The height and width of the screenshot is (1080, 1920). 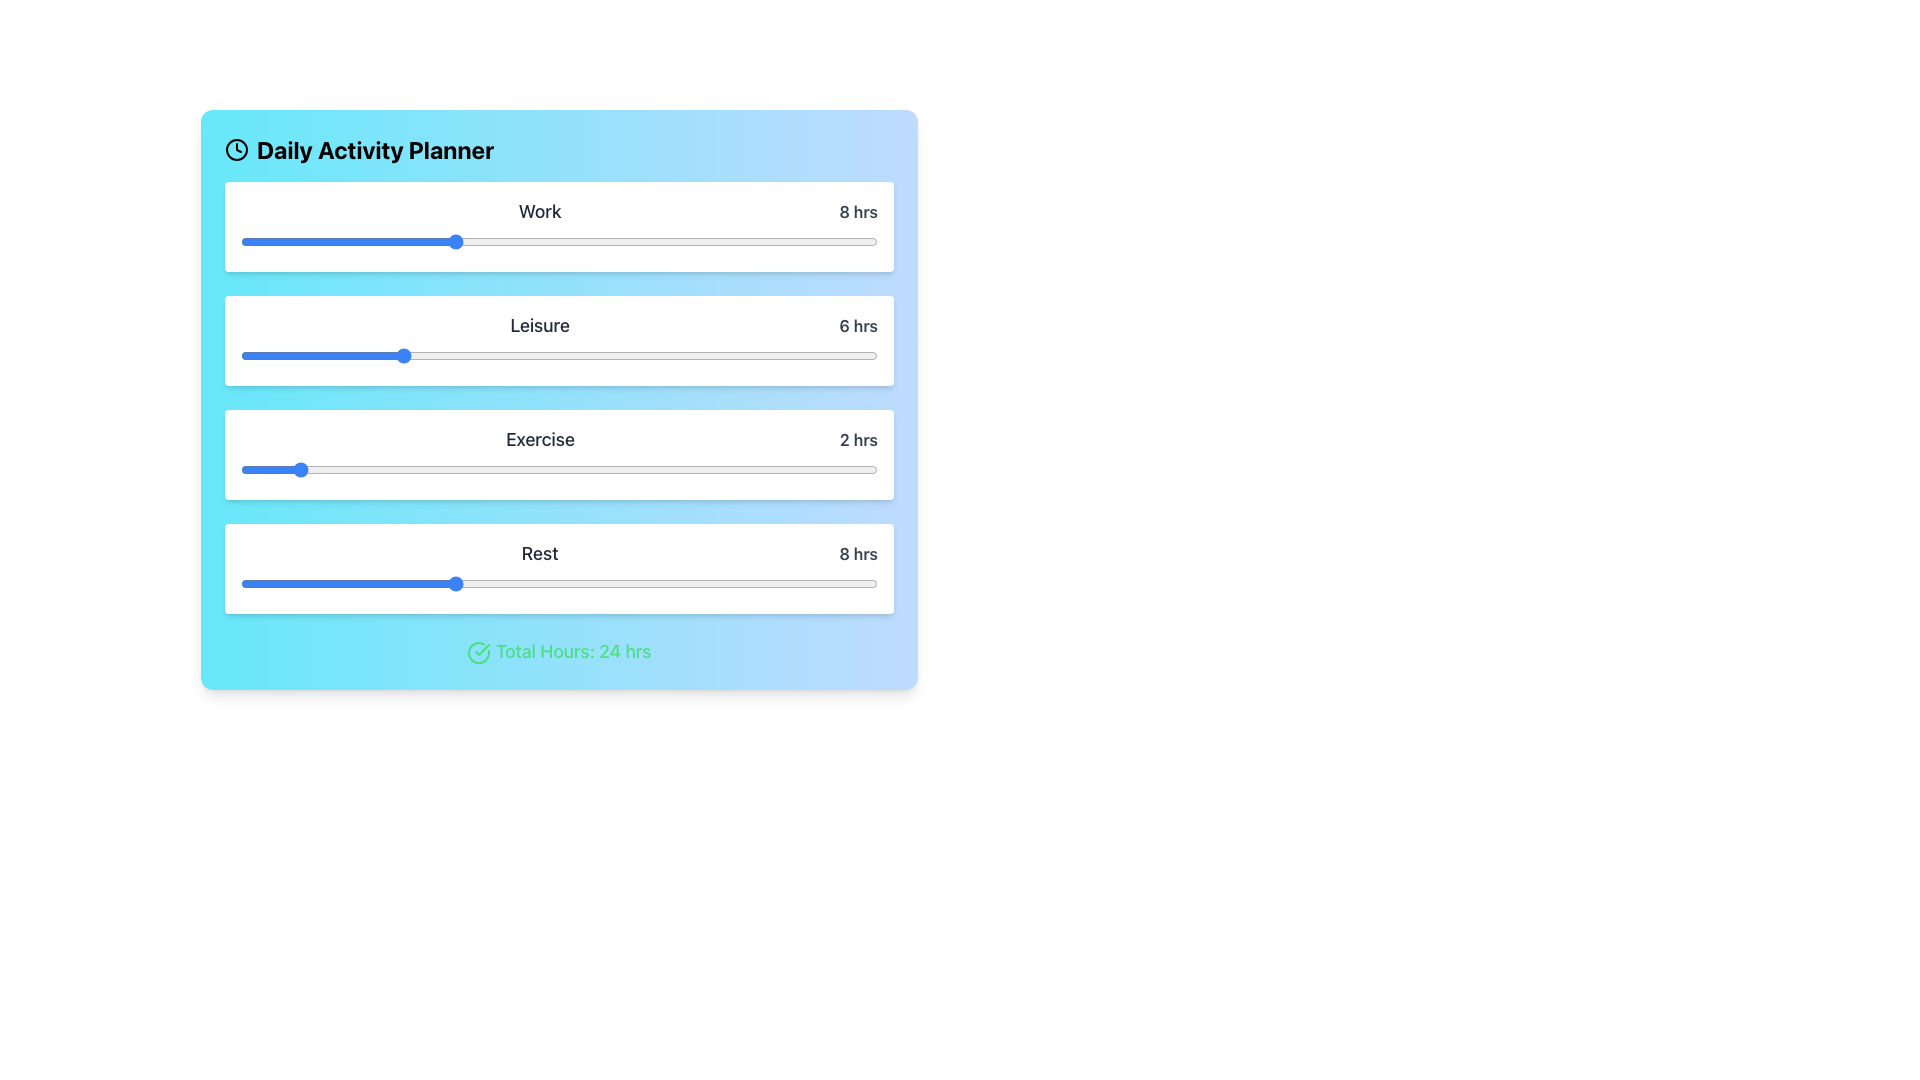 I want to click on the 'Rest' hours, so click(x=559, y=583).